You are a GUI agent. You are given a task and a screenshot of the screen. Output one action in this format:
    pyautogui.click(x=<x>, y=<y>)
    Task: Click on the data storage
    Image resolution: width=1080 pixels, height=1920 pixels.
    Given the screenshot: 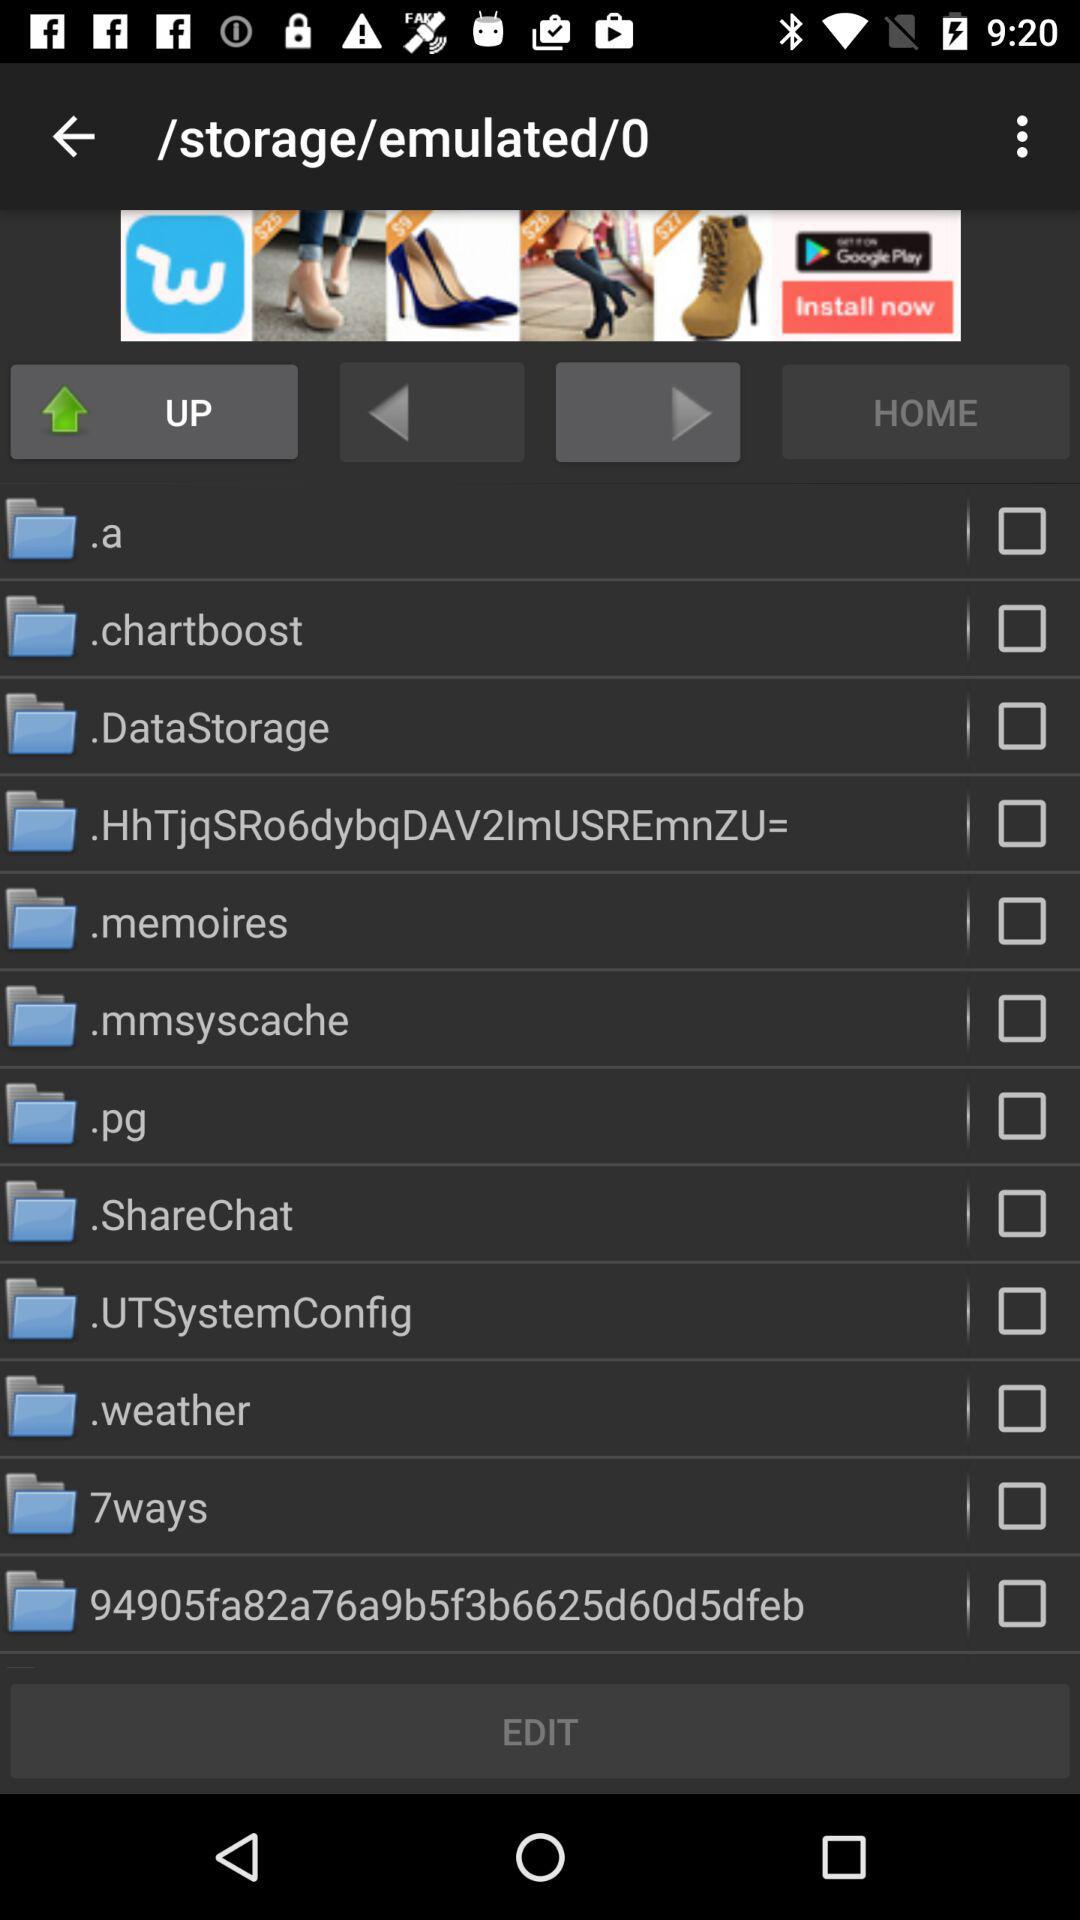 What is the action you would take?
    pyautogui.click(x=1024, y=724)
    